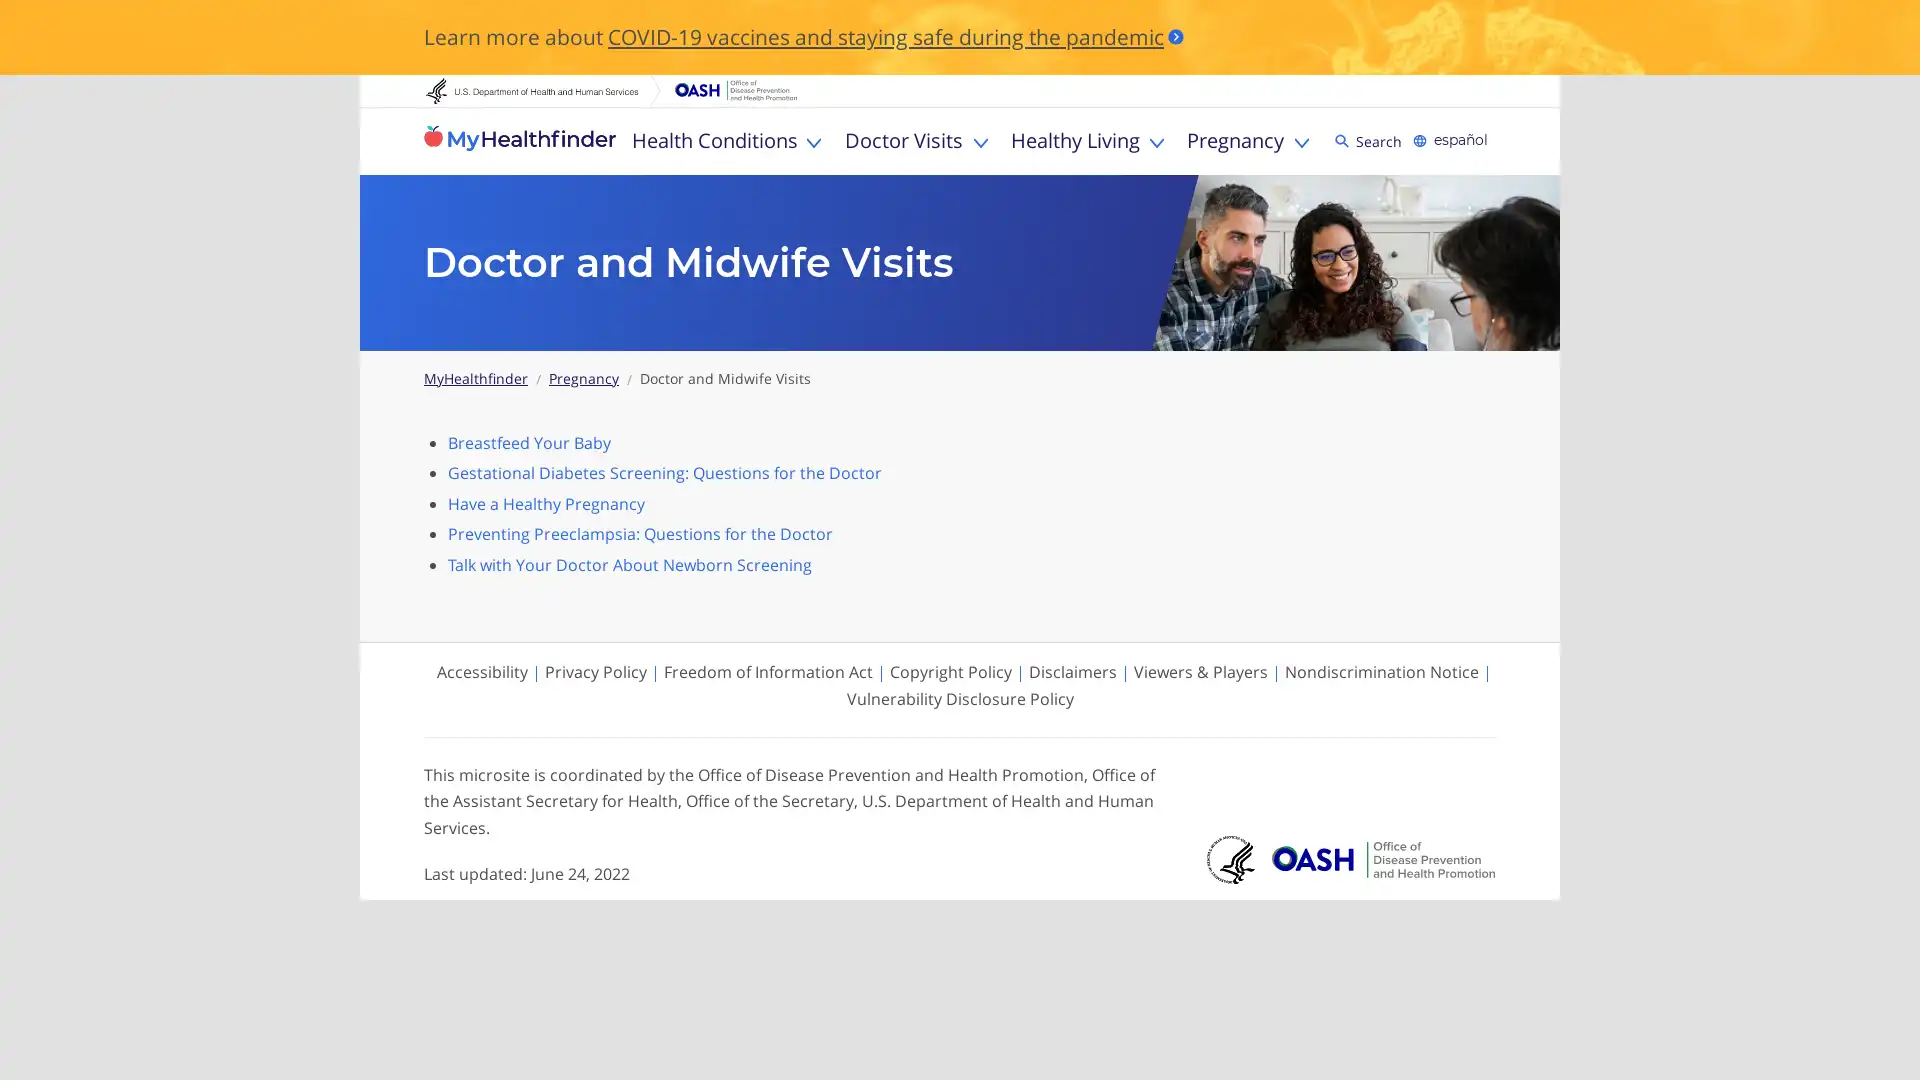 This screenshot has height=1080, width=1920. Describe the element at coordinates (1156, 140) in the screenshot. I see `Toggle Healthy Living sub menu` at that location.